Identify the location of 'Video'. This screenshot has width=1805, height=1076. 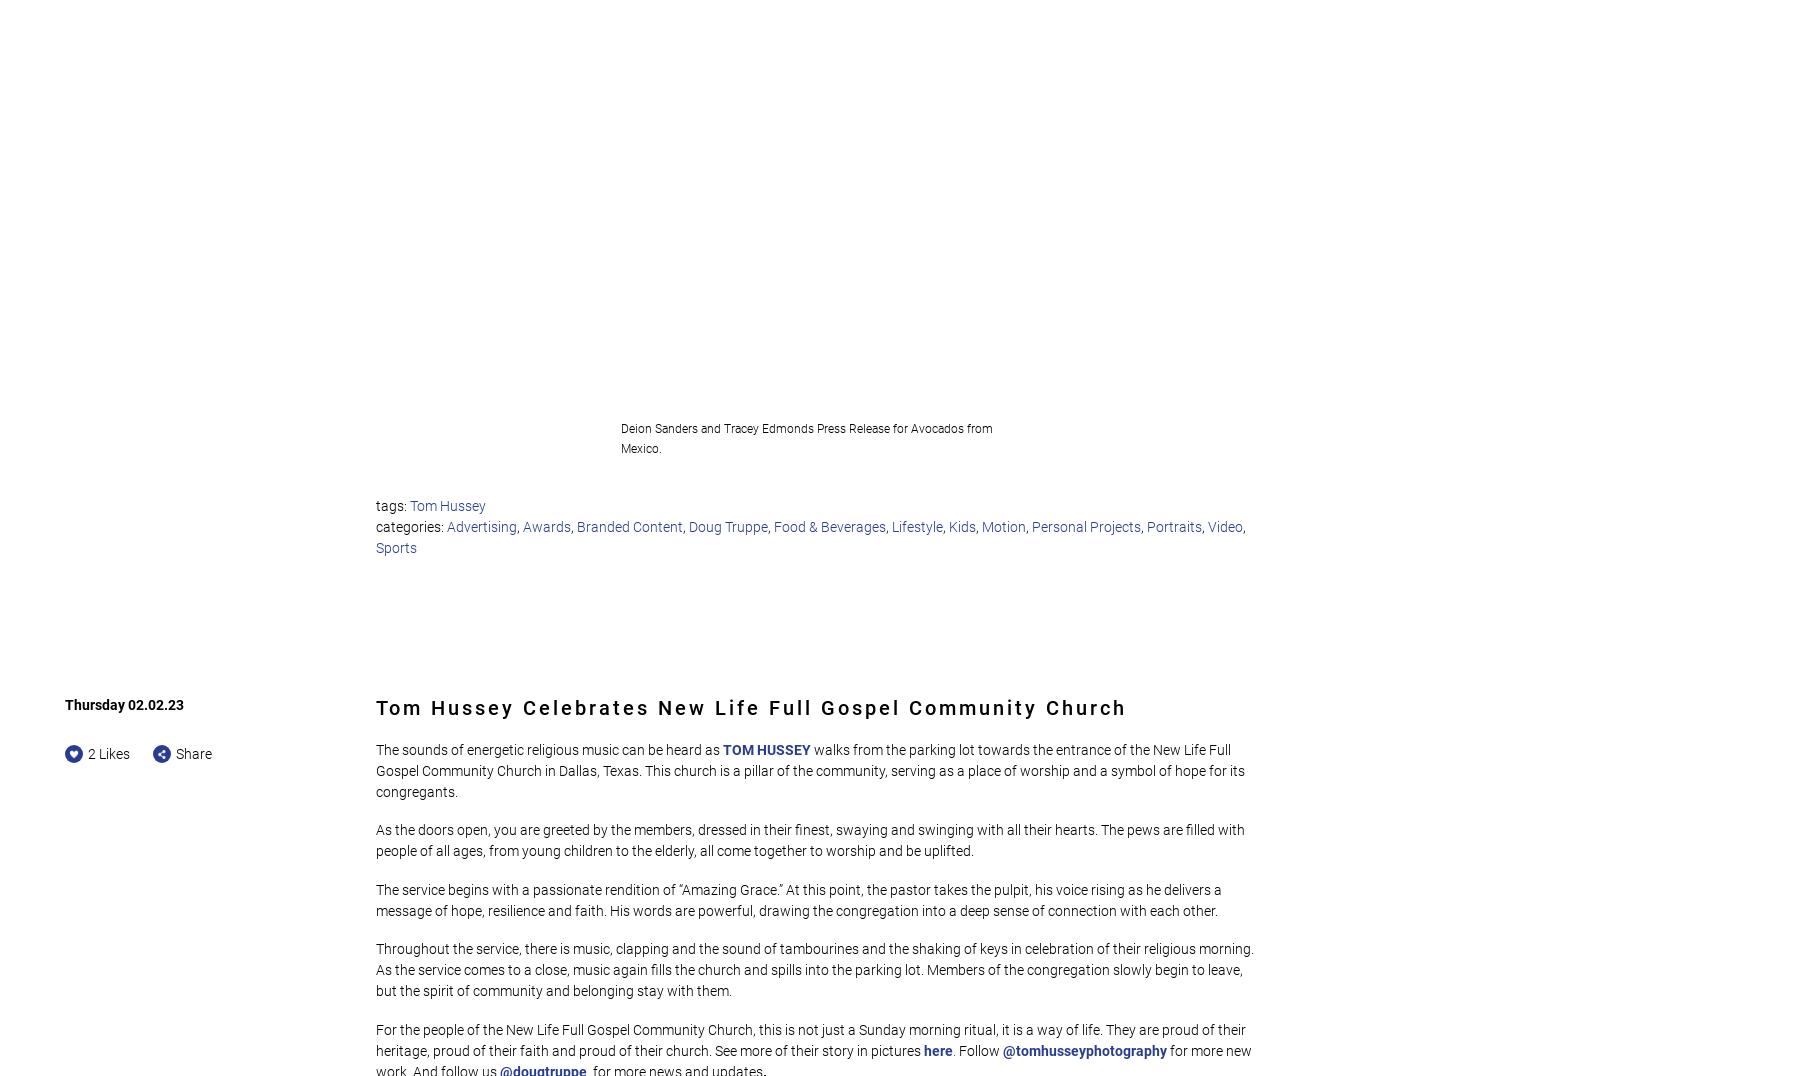
(1225, 525).